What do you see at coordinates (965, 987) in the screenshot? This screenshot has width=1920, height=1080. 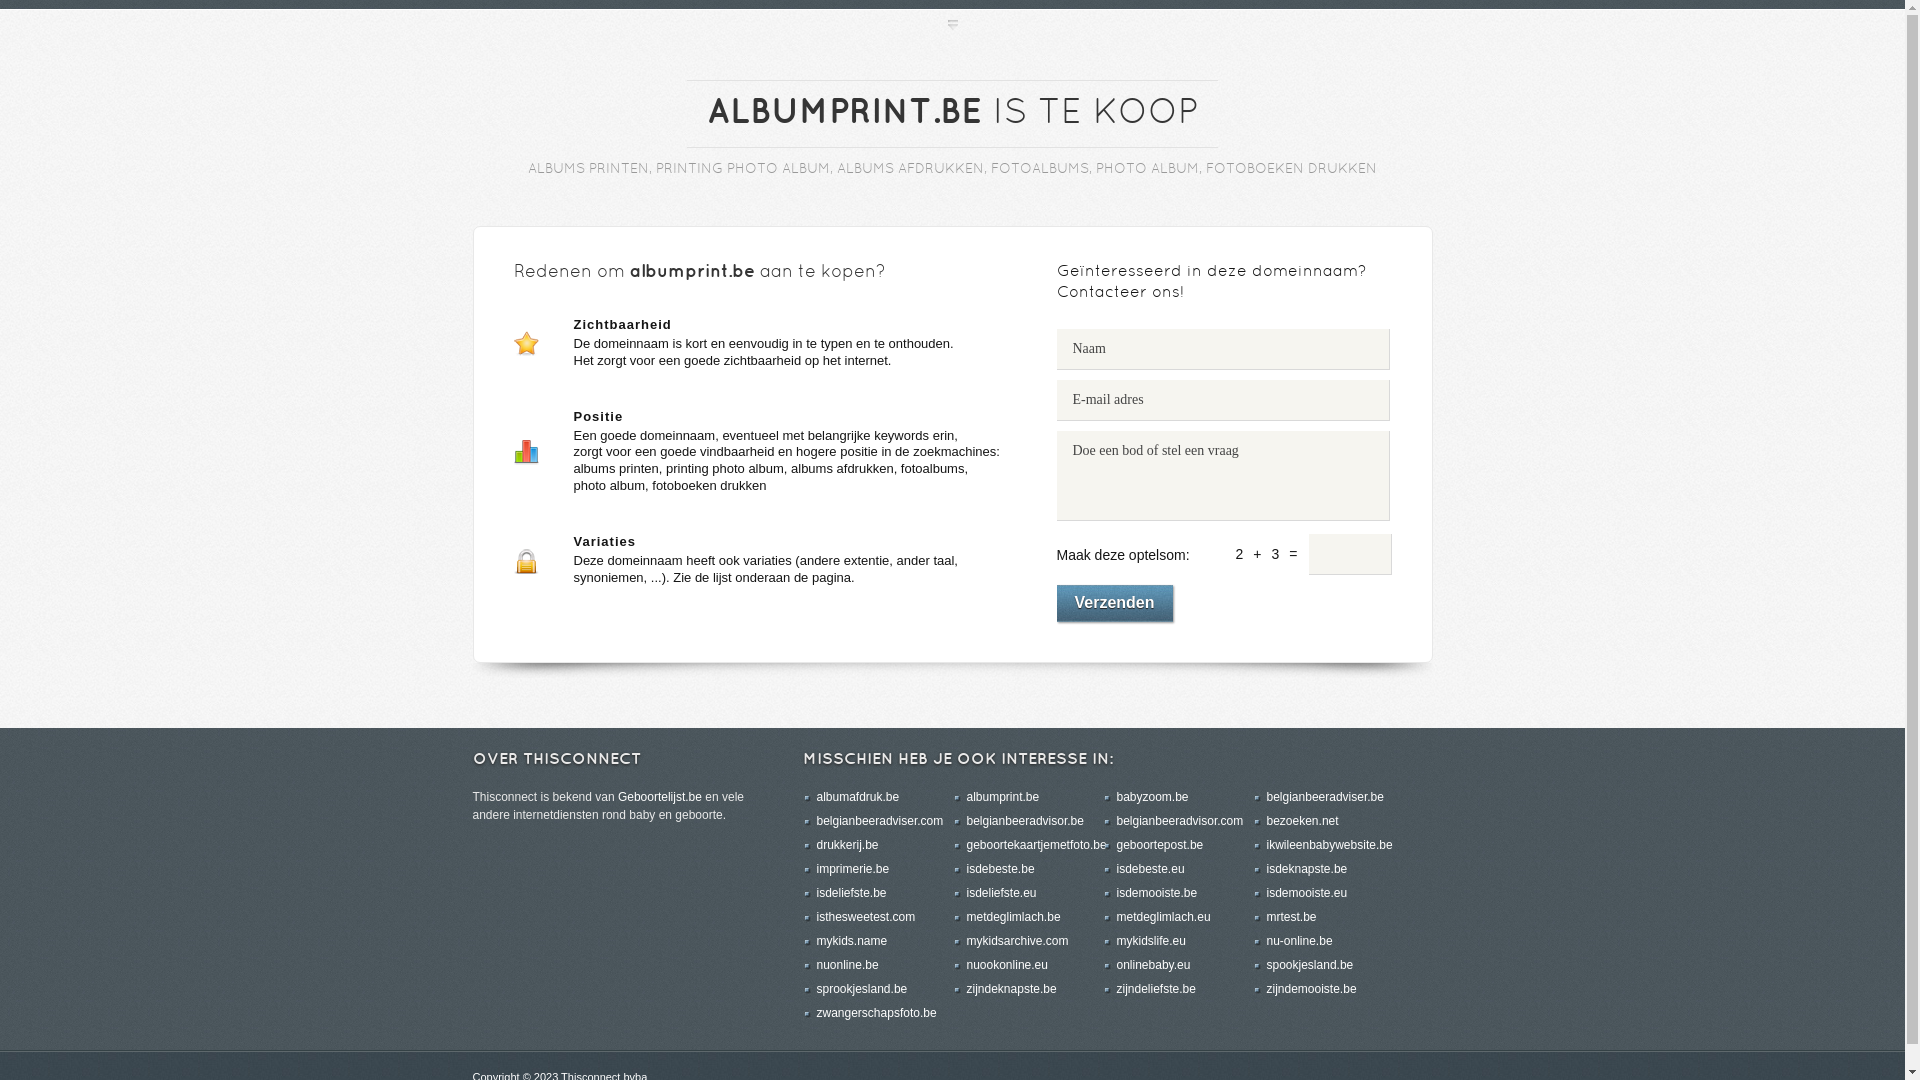 I see `'zijndeknapste.be'` at bounding box center [965, 987].